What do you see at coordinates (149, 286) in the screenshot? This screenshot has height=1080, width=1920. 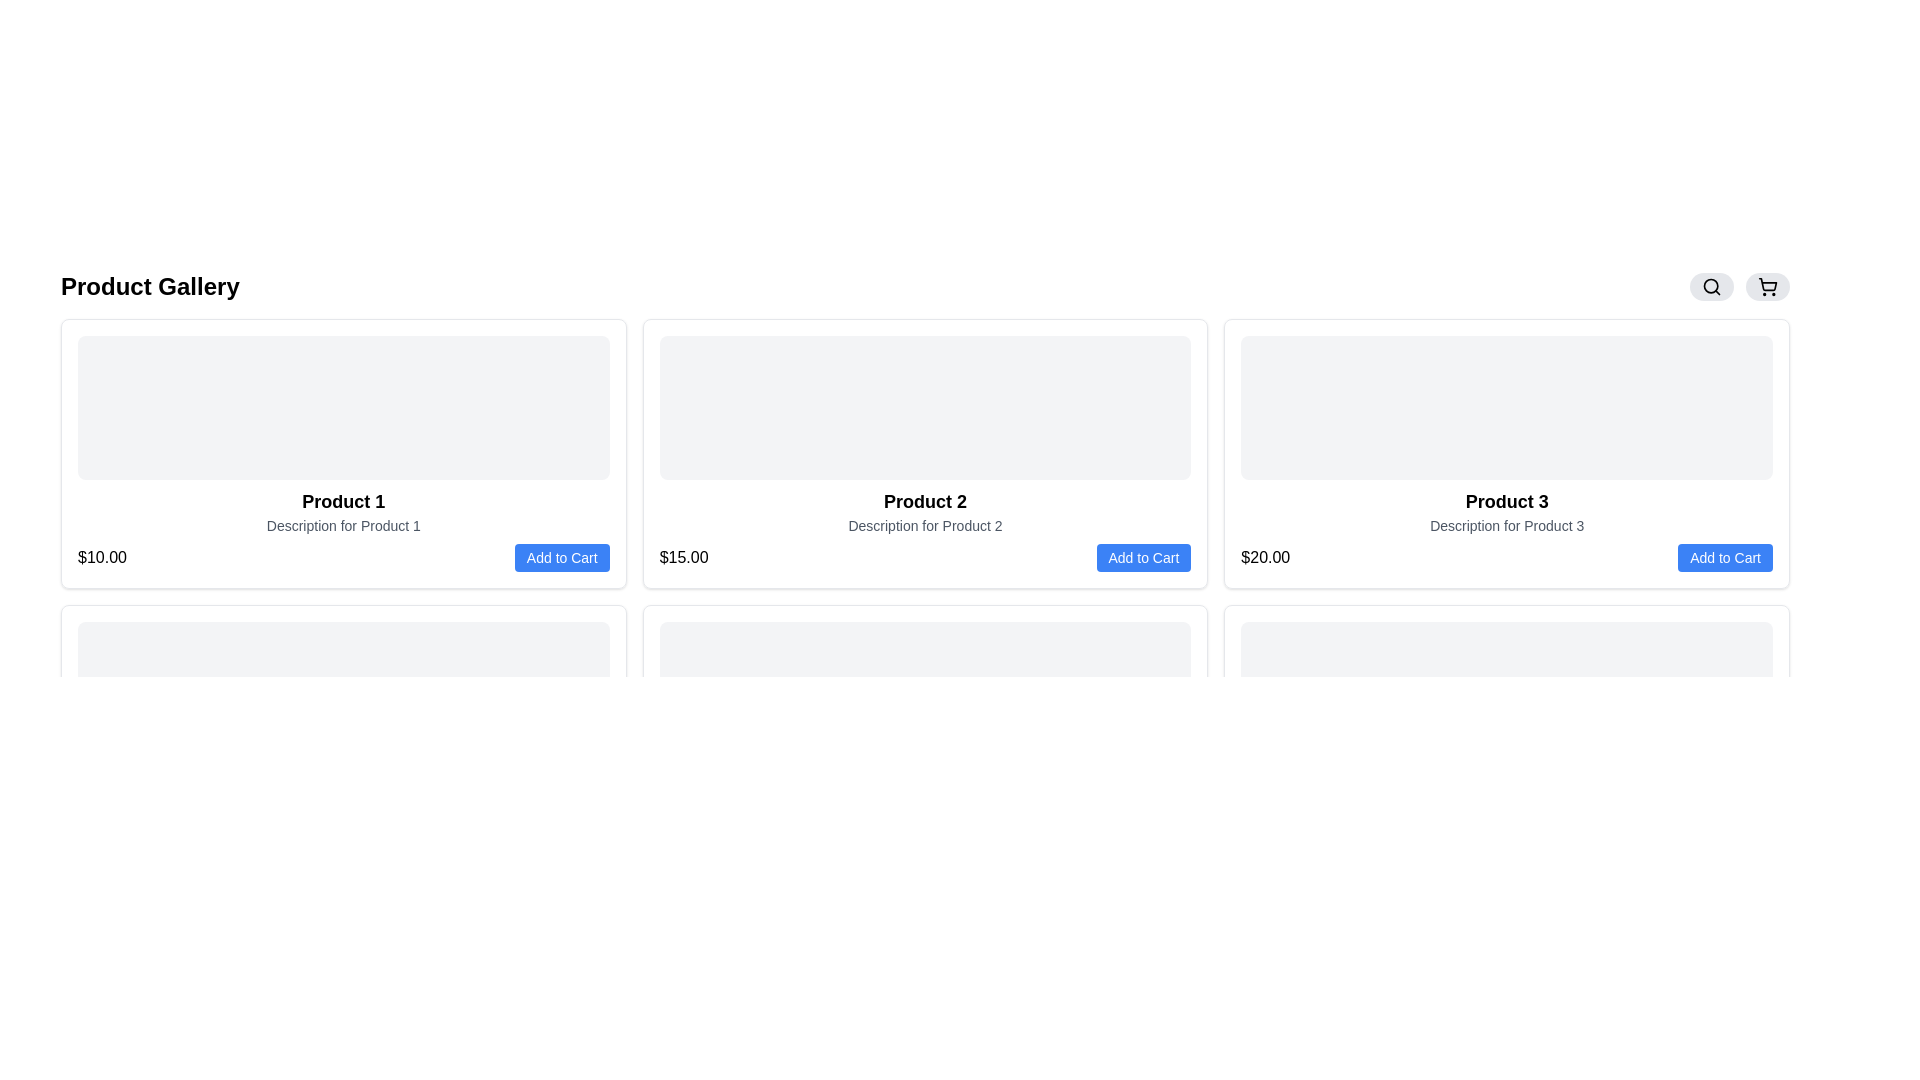 I see `the bold and large-sized text element labeled 'Product Gallery', which is located at the top-left area of the interface, above the product thumbnails` at bounding box center [149, 286].